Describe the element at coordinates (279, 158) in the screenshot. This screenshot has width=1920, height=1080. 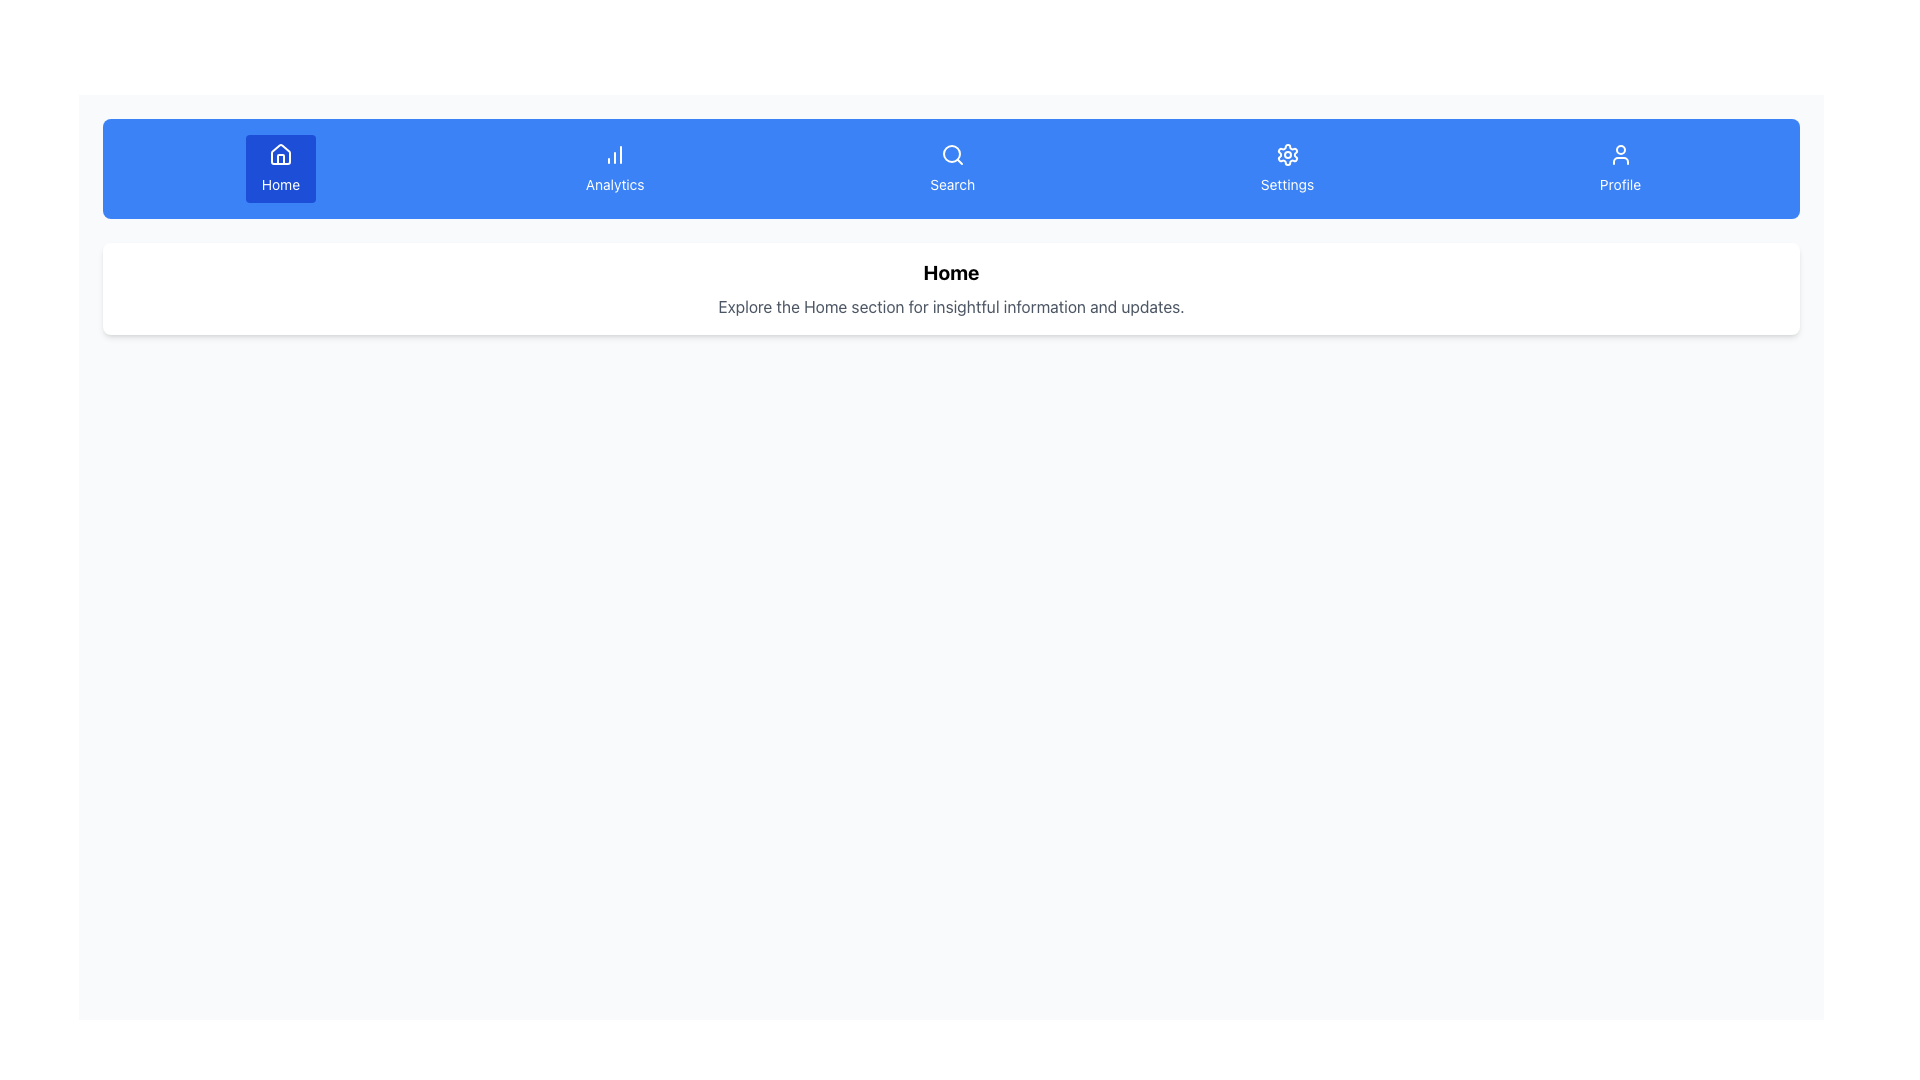
I see `the minimalist house icon within the blue square button on the top navigation bar, which is labeled 'Home'` at that location.